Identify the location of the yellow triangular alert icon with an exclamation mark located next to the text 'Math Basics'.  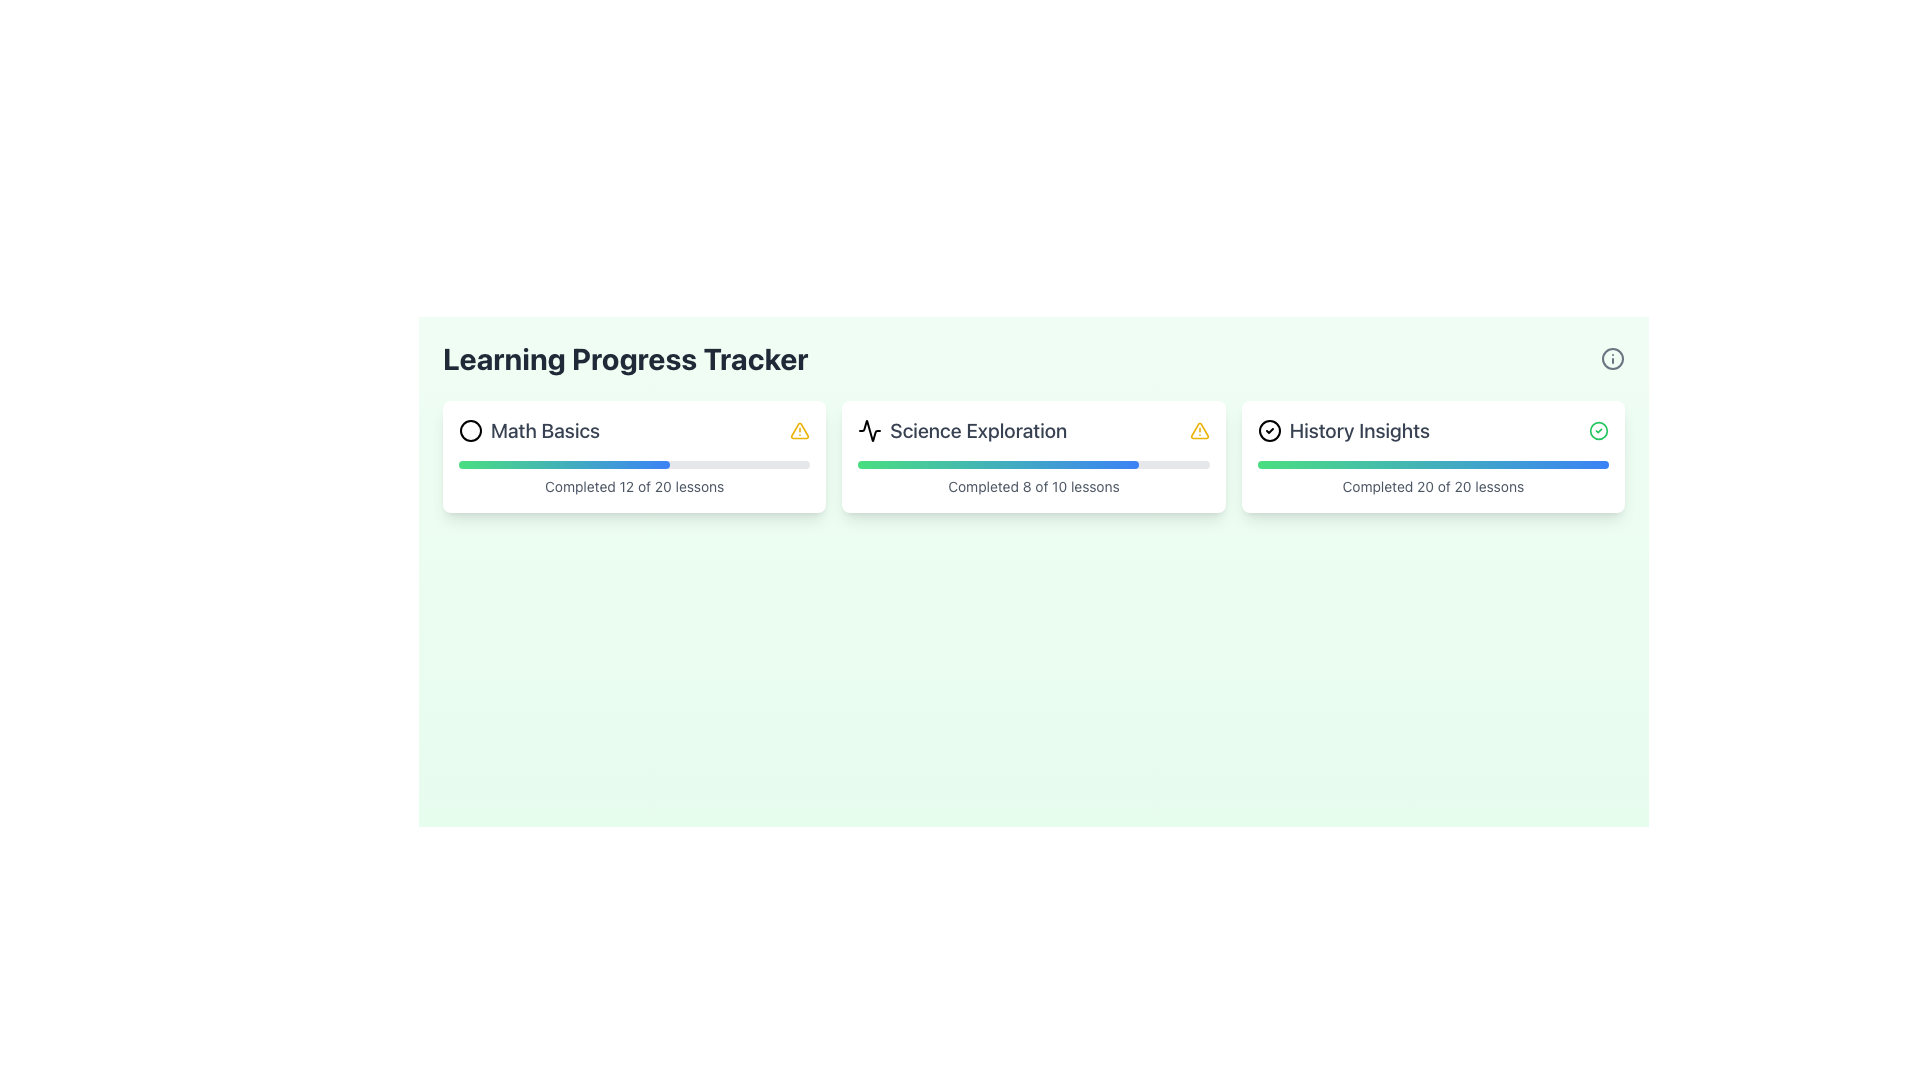
(800, 430).